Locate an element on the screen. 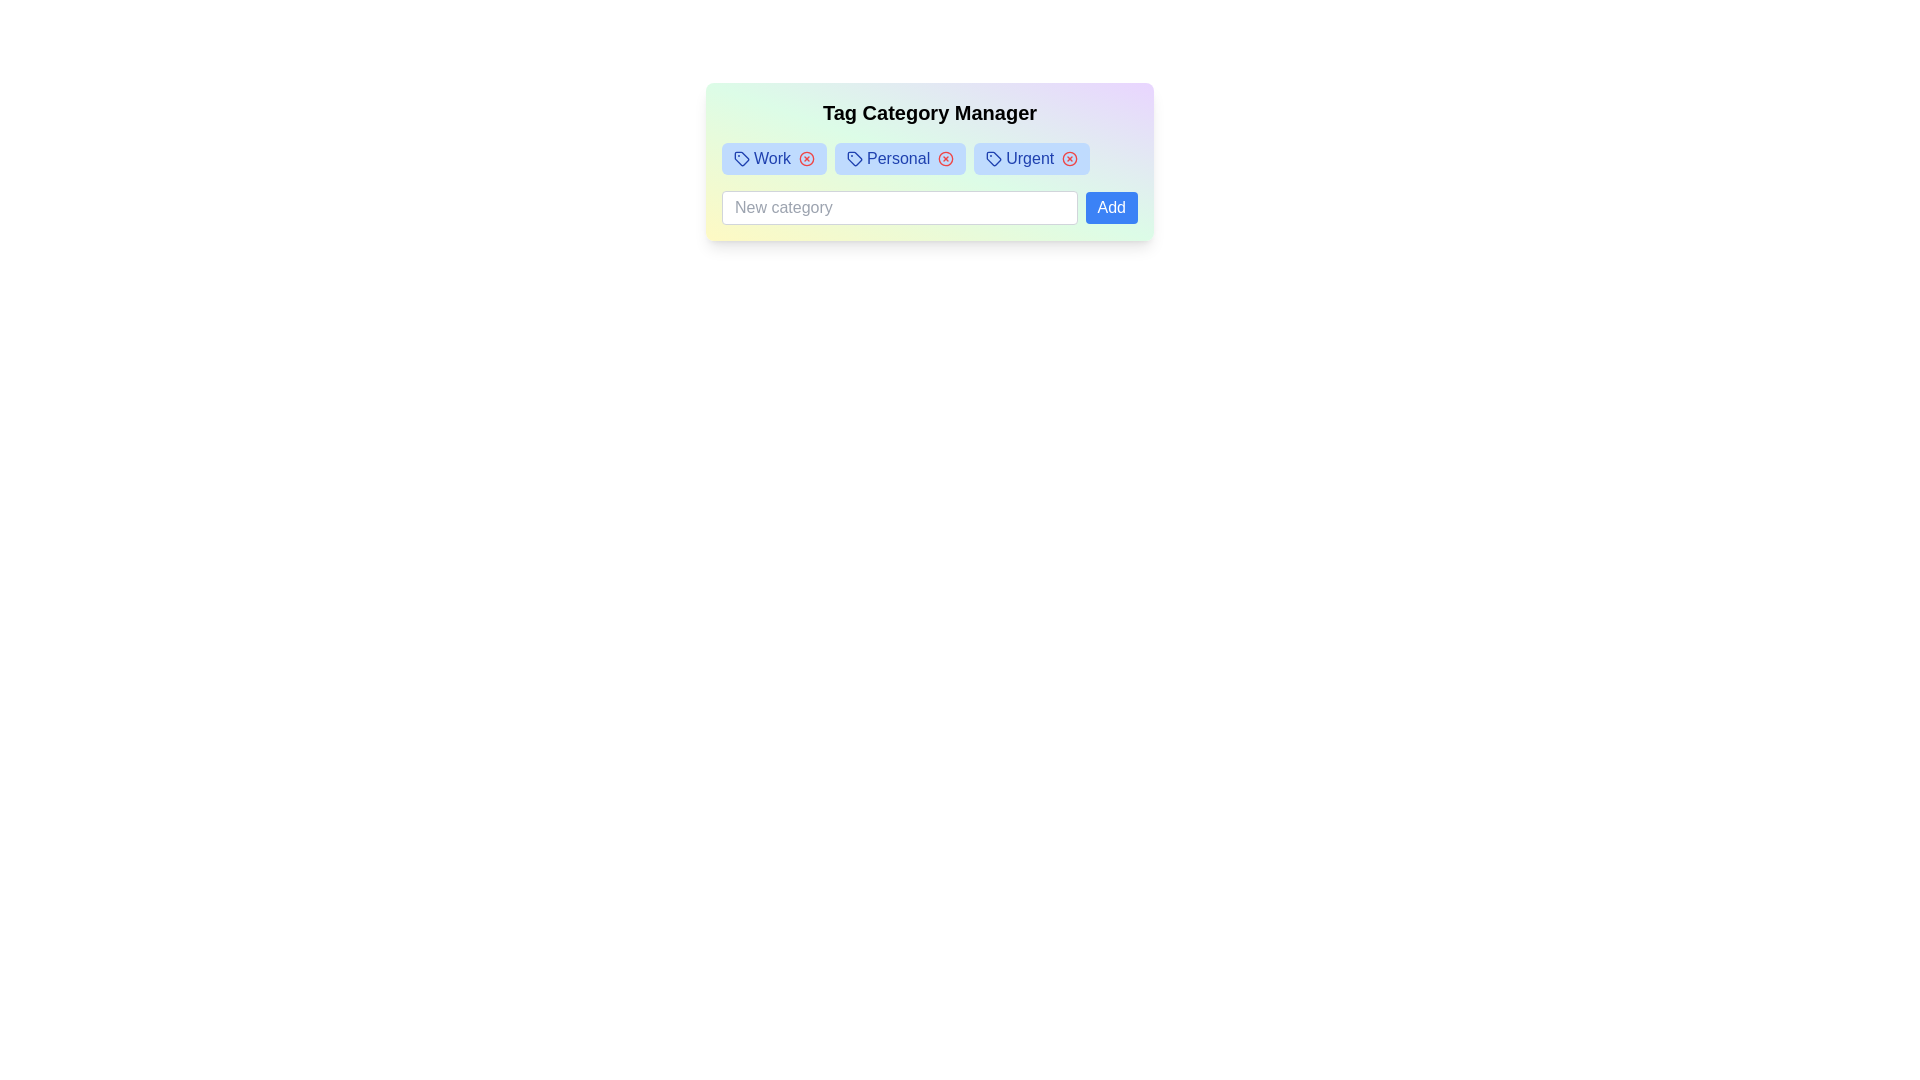 The image size is (1920, 1080). the tag icon located at the first position in the sequence of three tags, adjacent to the text 'Work', in the 'Tag Category Manager' modal window is located at coordinates (741, 157).